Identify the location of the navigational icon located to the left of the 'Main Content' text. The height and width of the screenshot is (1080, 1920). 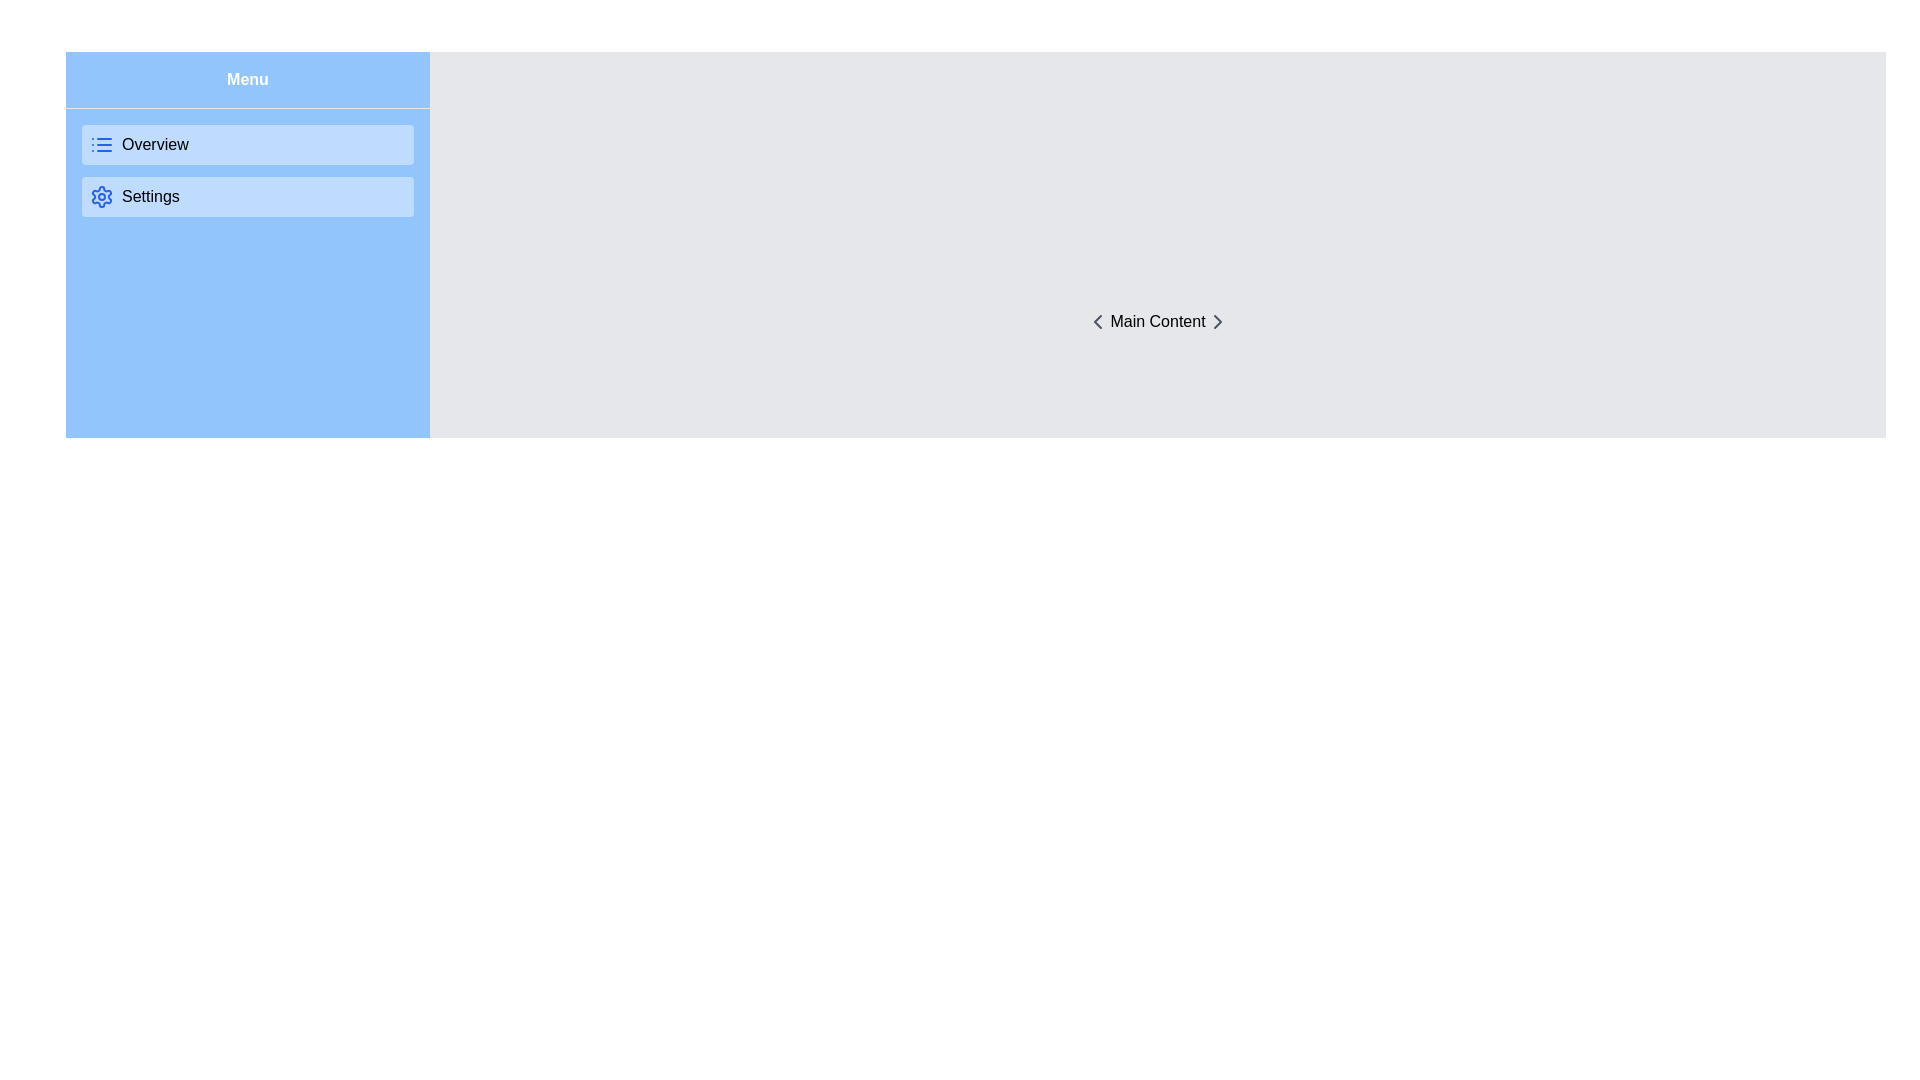
(1097, 320).